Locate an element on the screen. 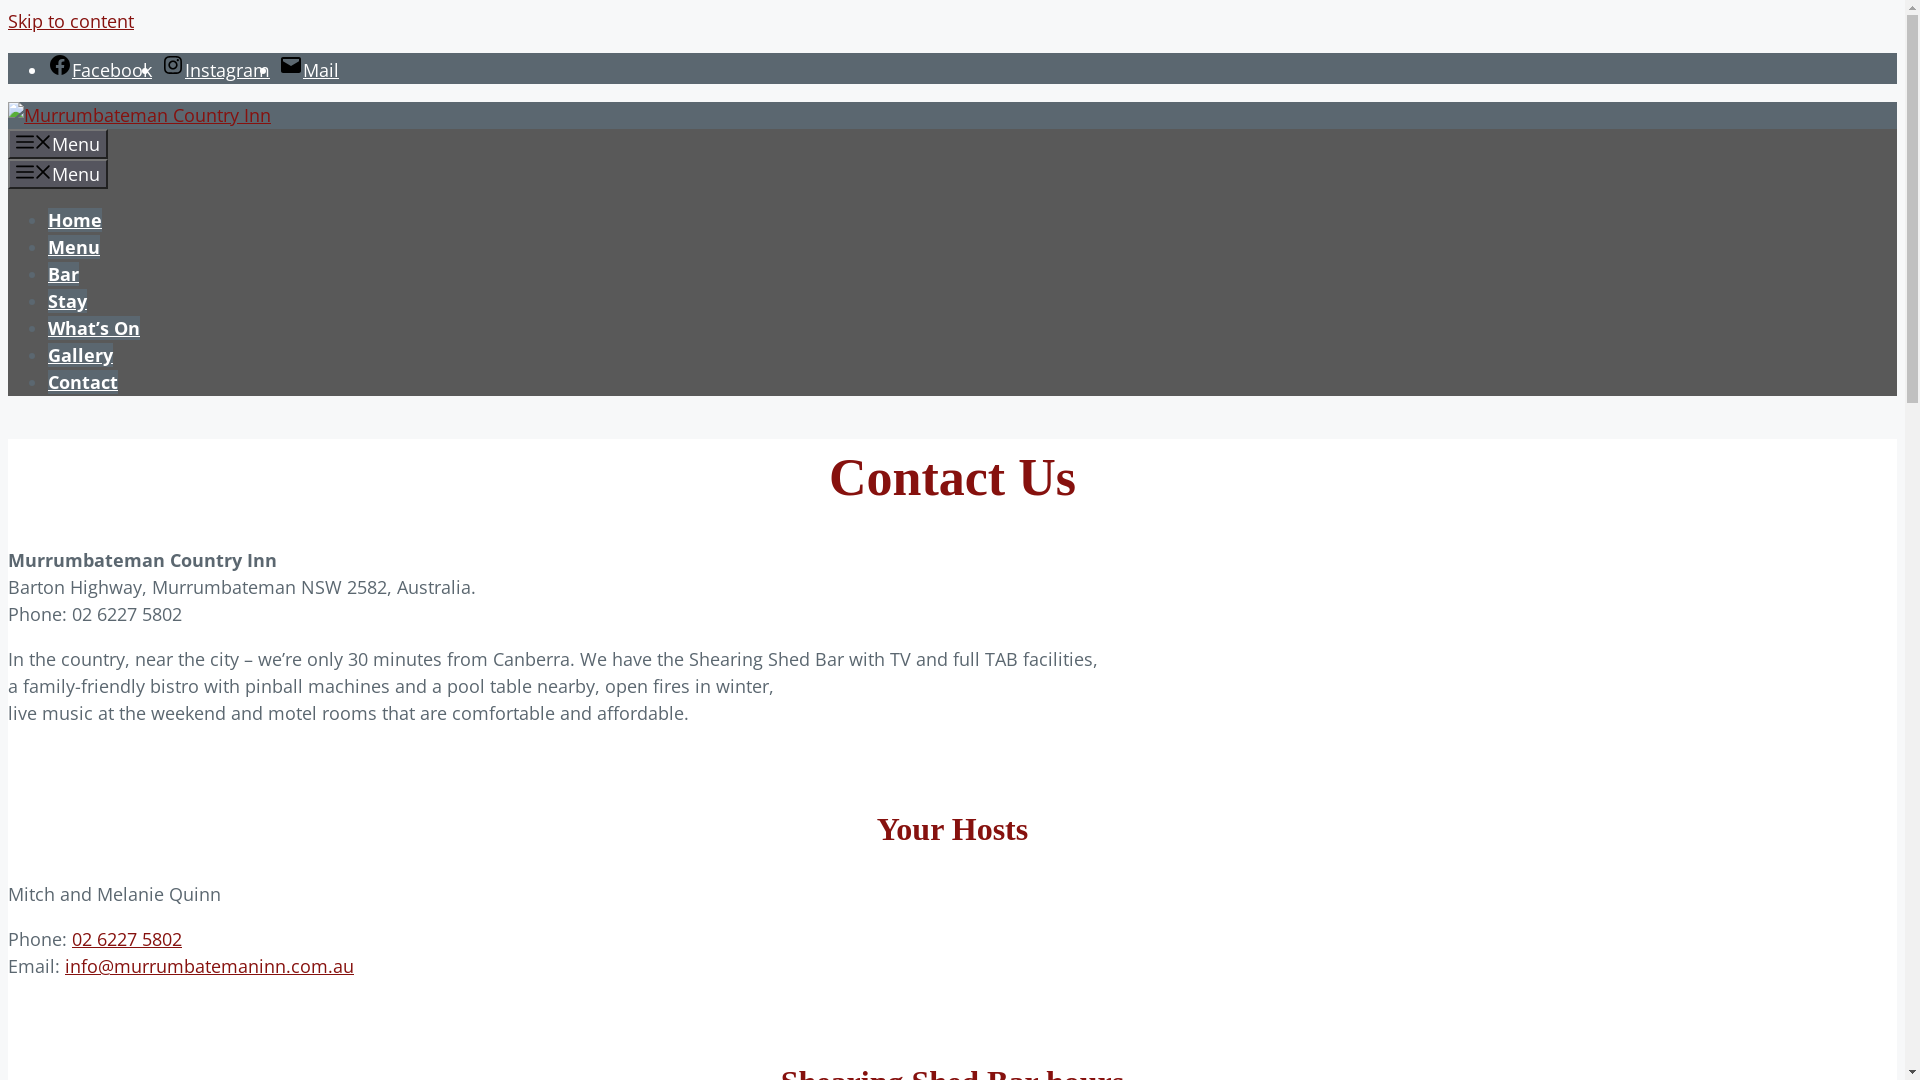 The image size is (1920, 1080). 'Mail' is located at coordinates (307, 68).